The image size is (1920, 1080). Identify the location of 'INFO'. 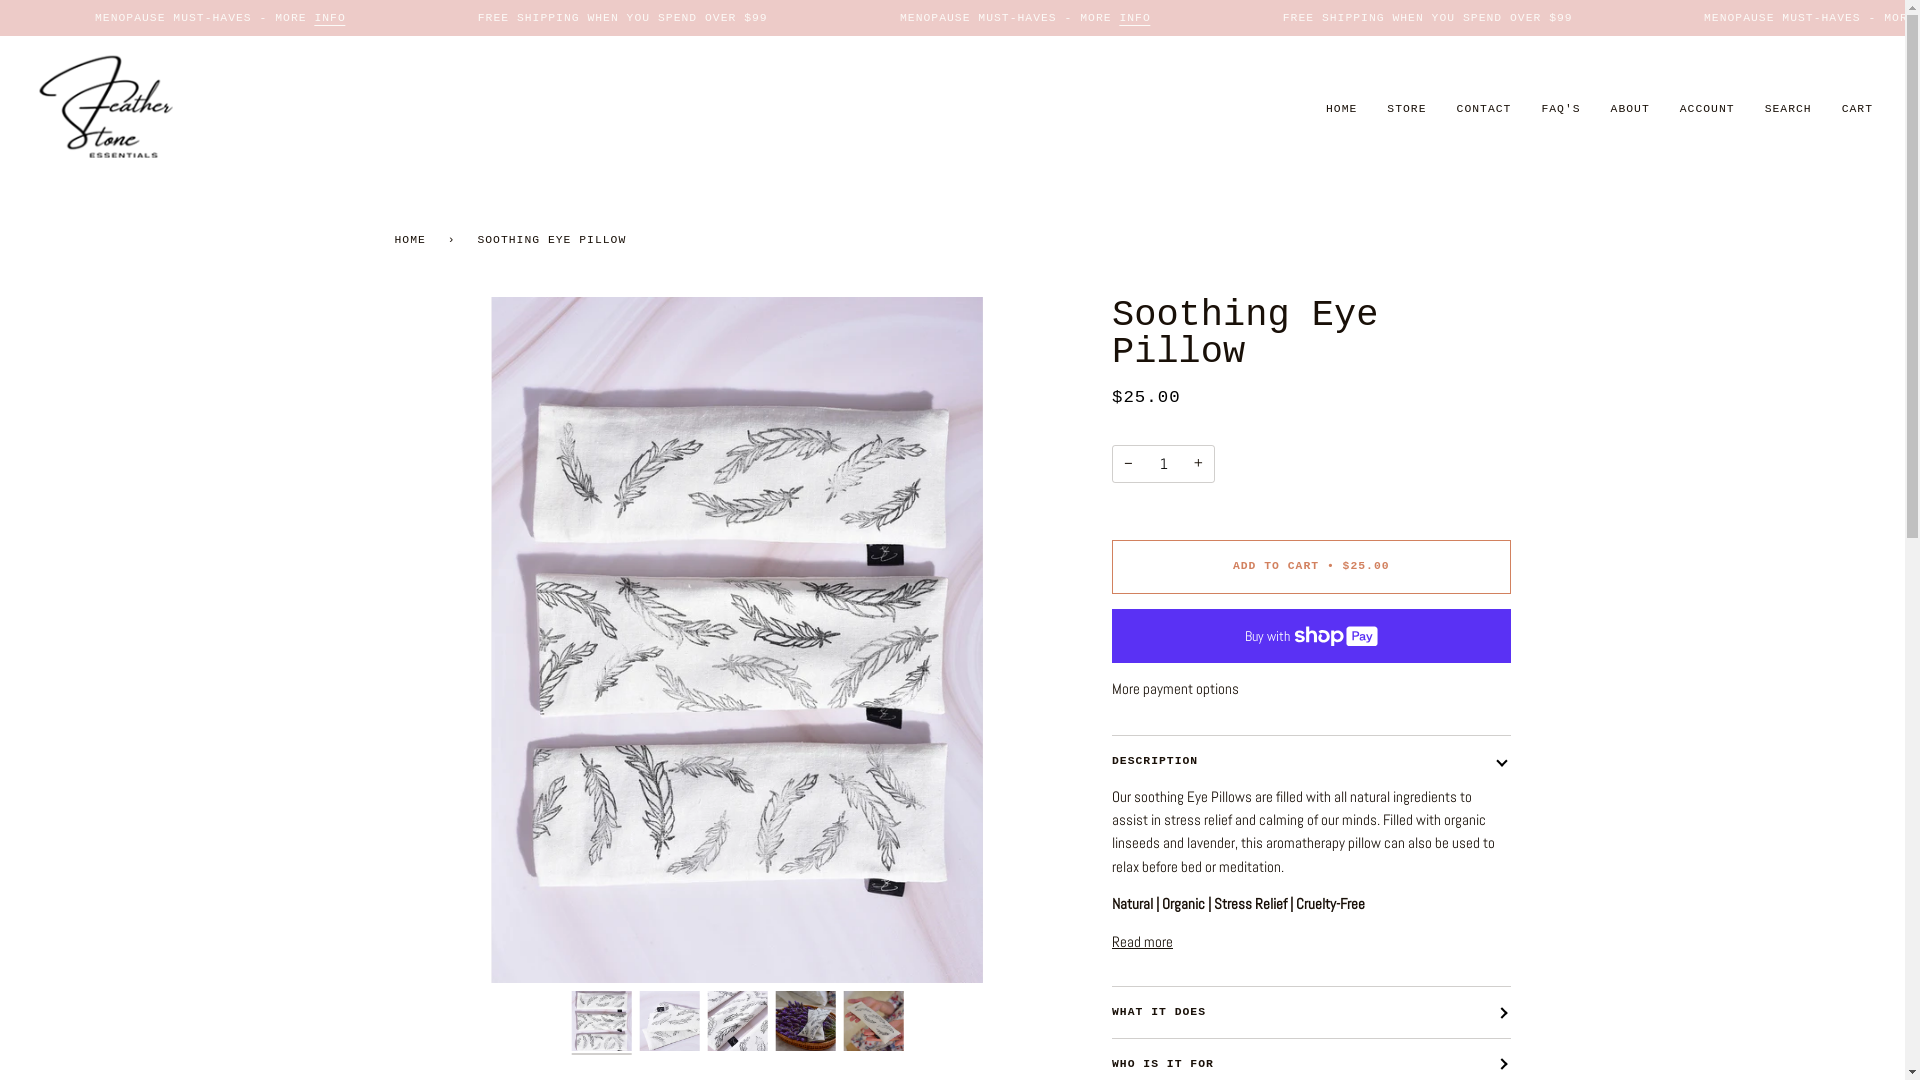
(329, 18).